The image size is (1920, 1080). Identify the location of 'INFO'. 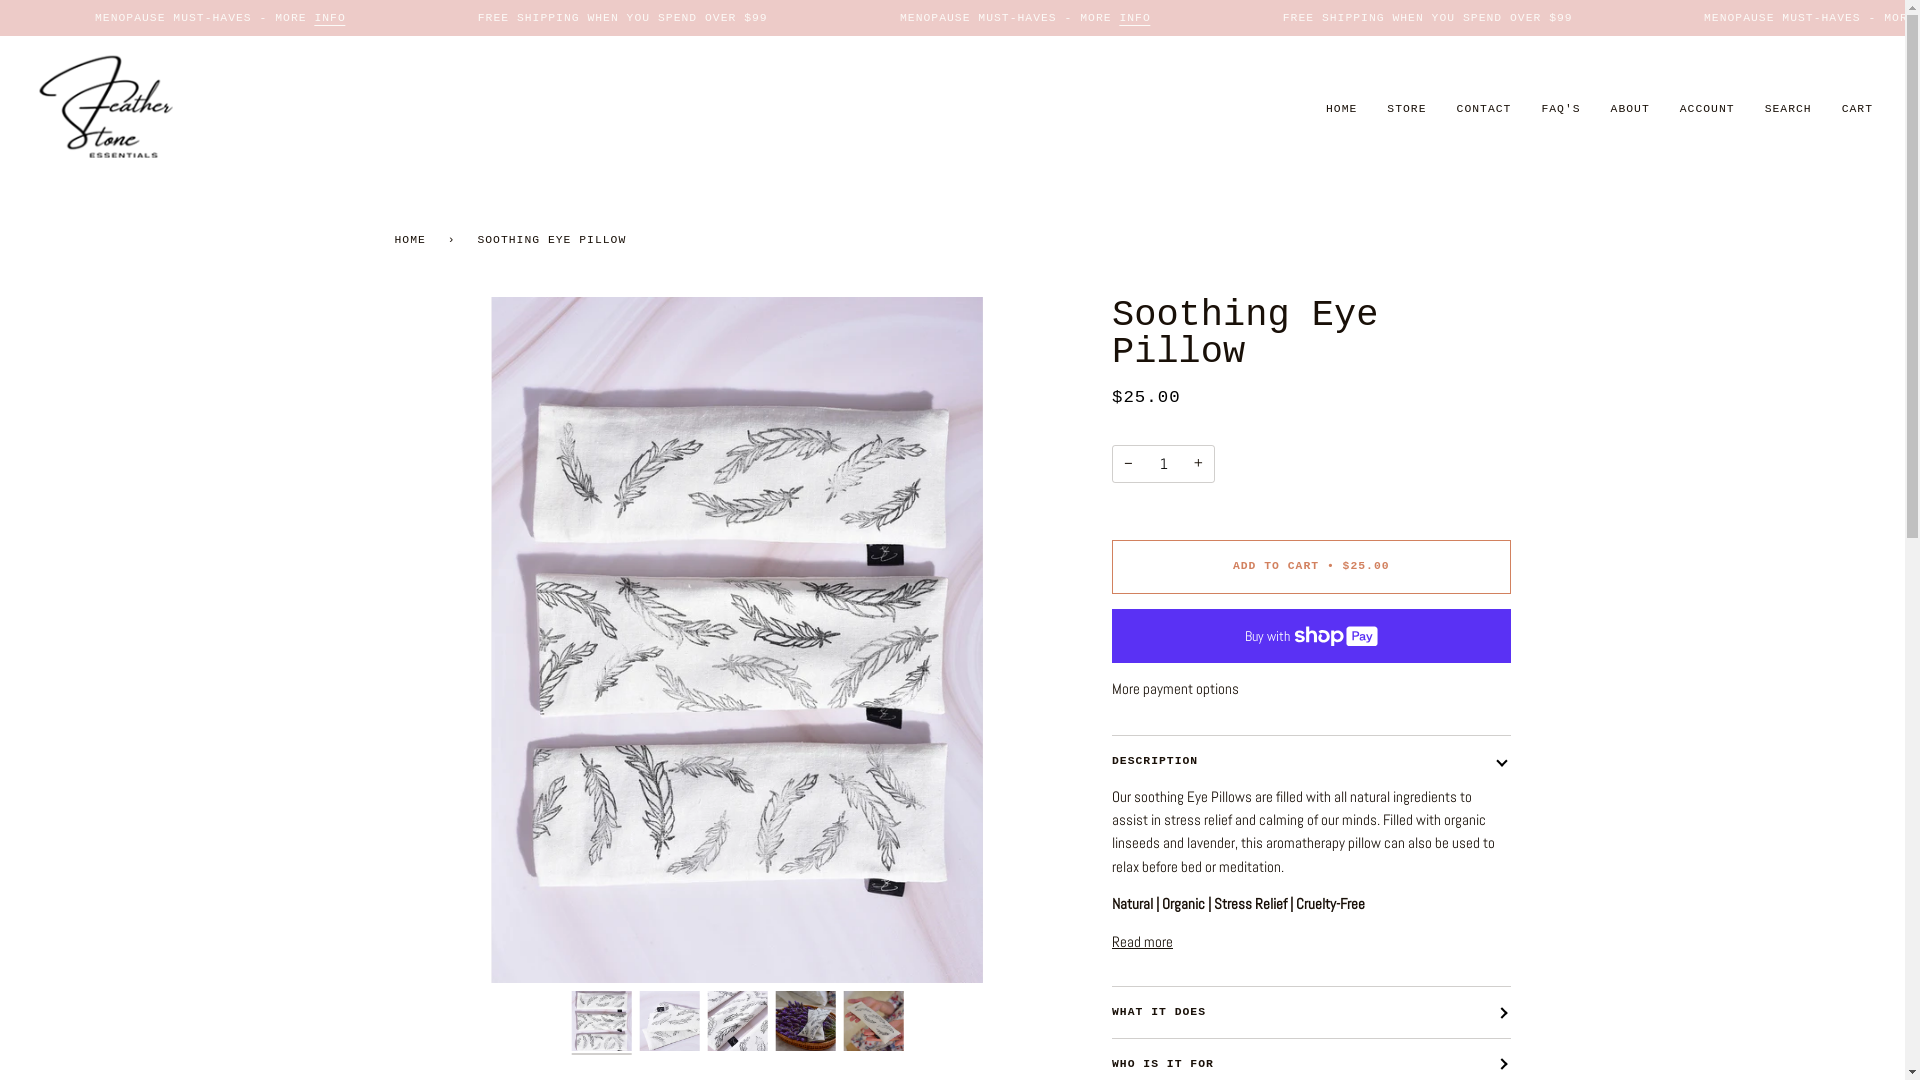
(329, 18).